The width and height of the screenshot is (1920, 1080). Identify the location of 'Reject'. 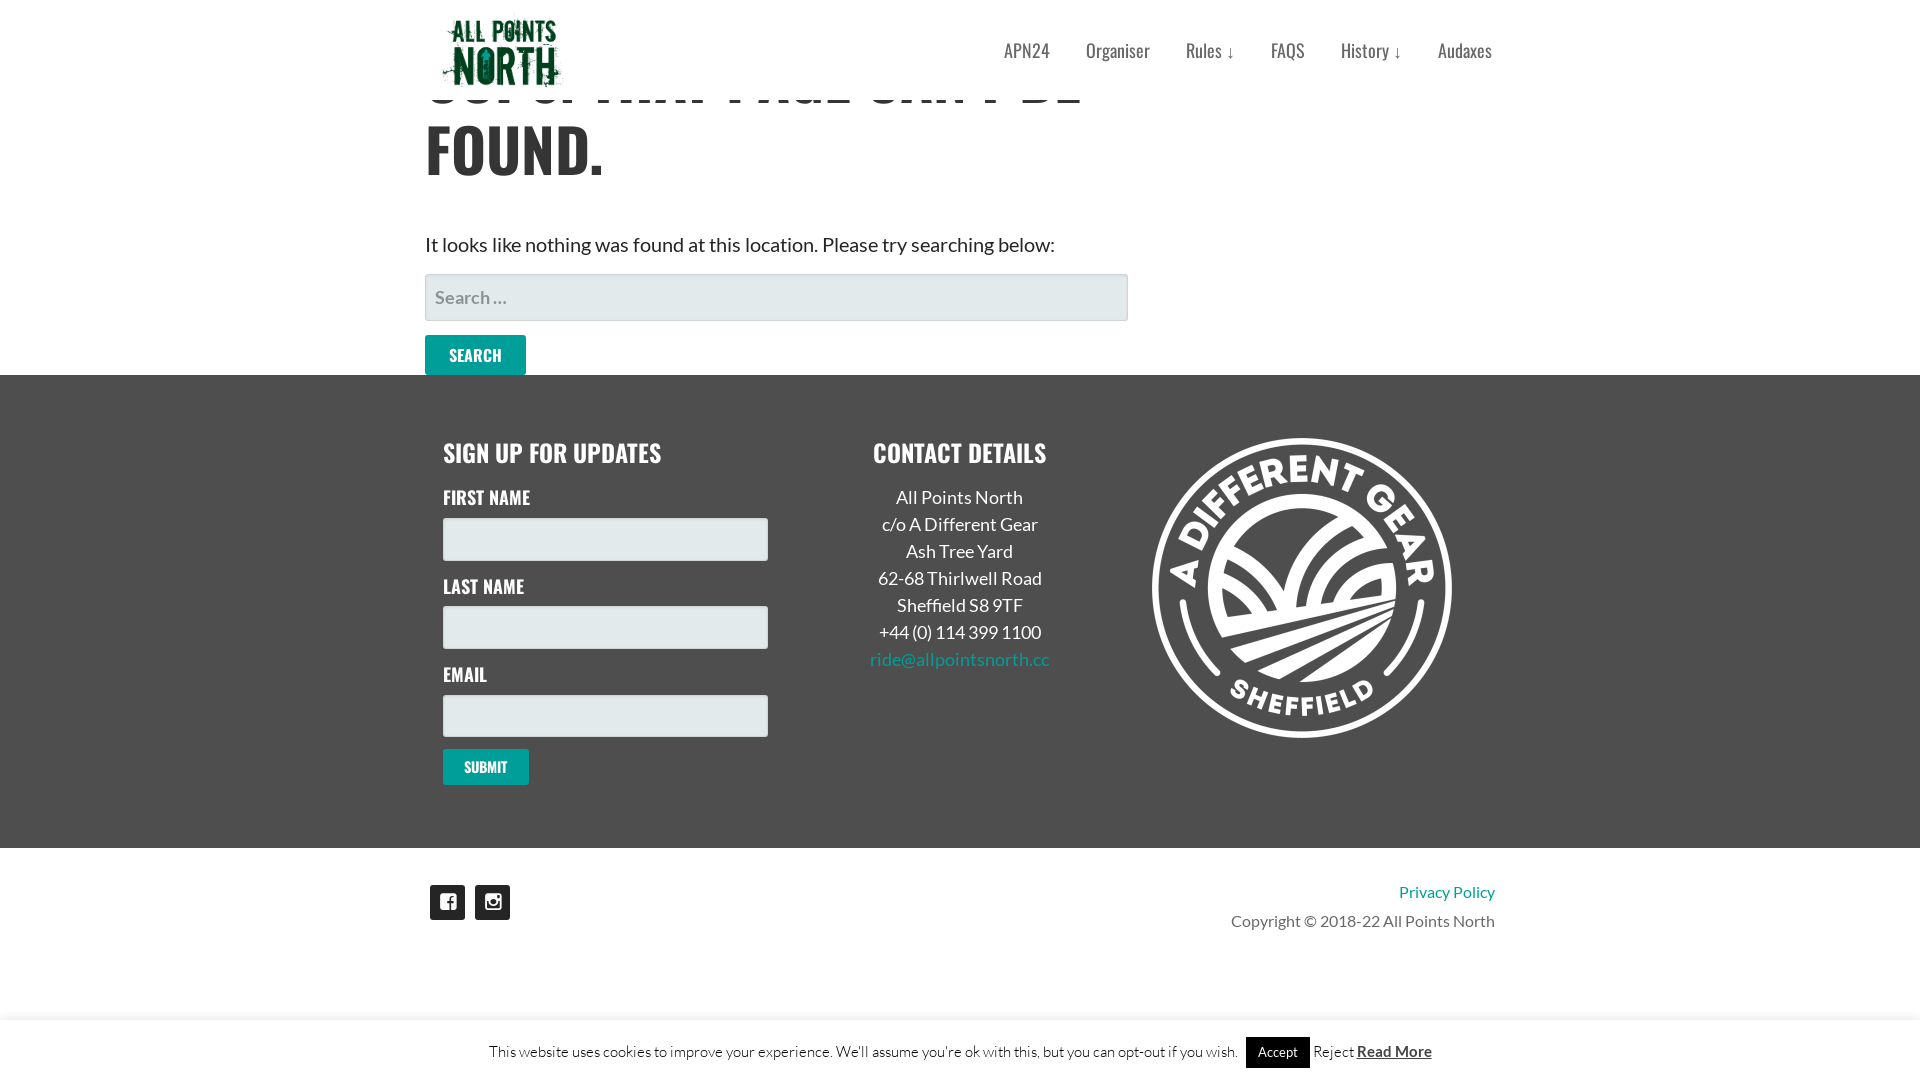
(1332, 1050).